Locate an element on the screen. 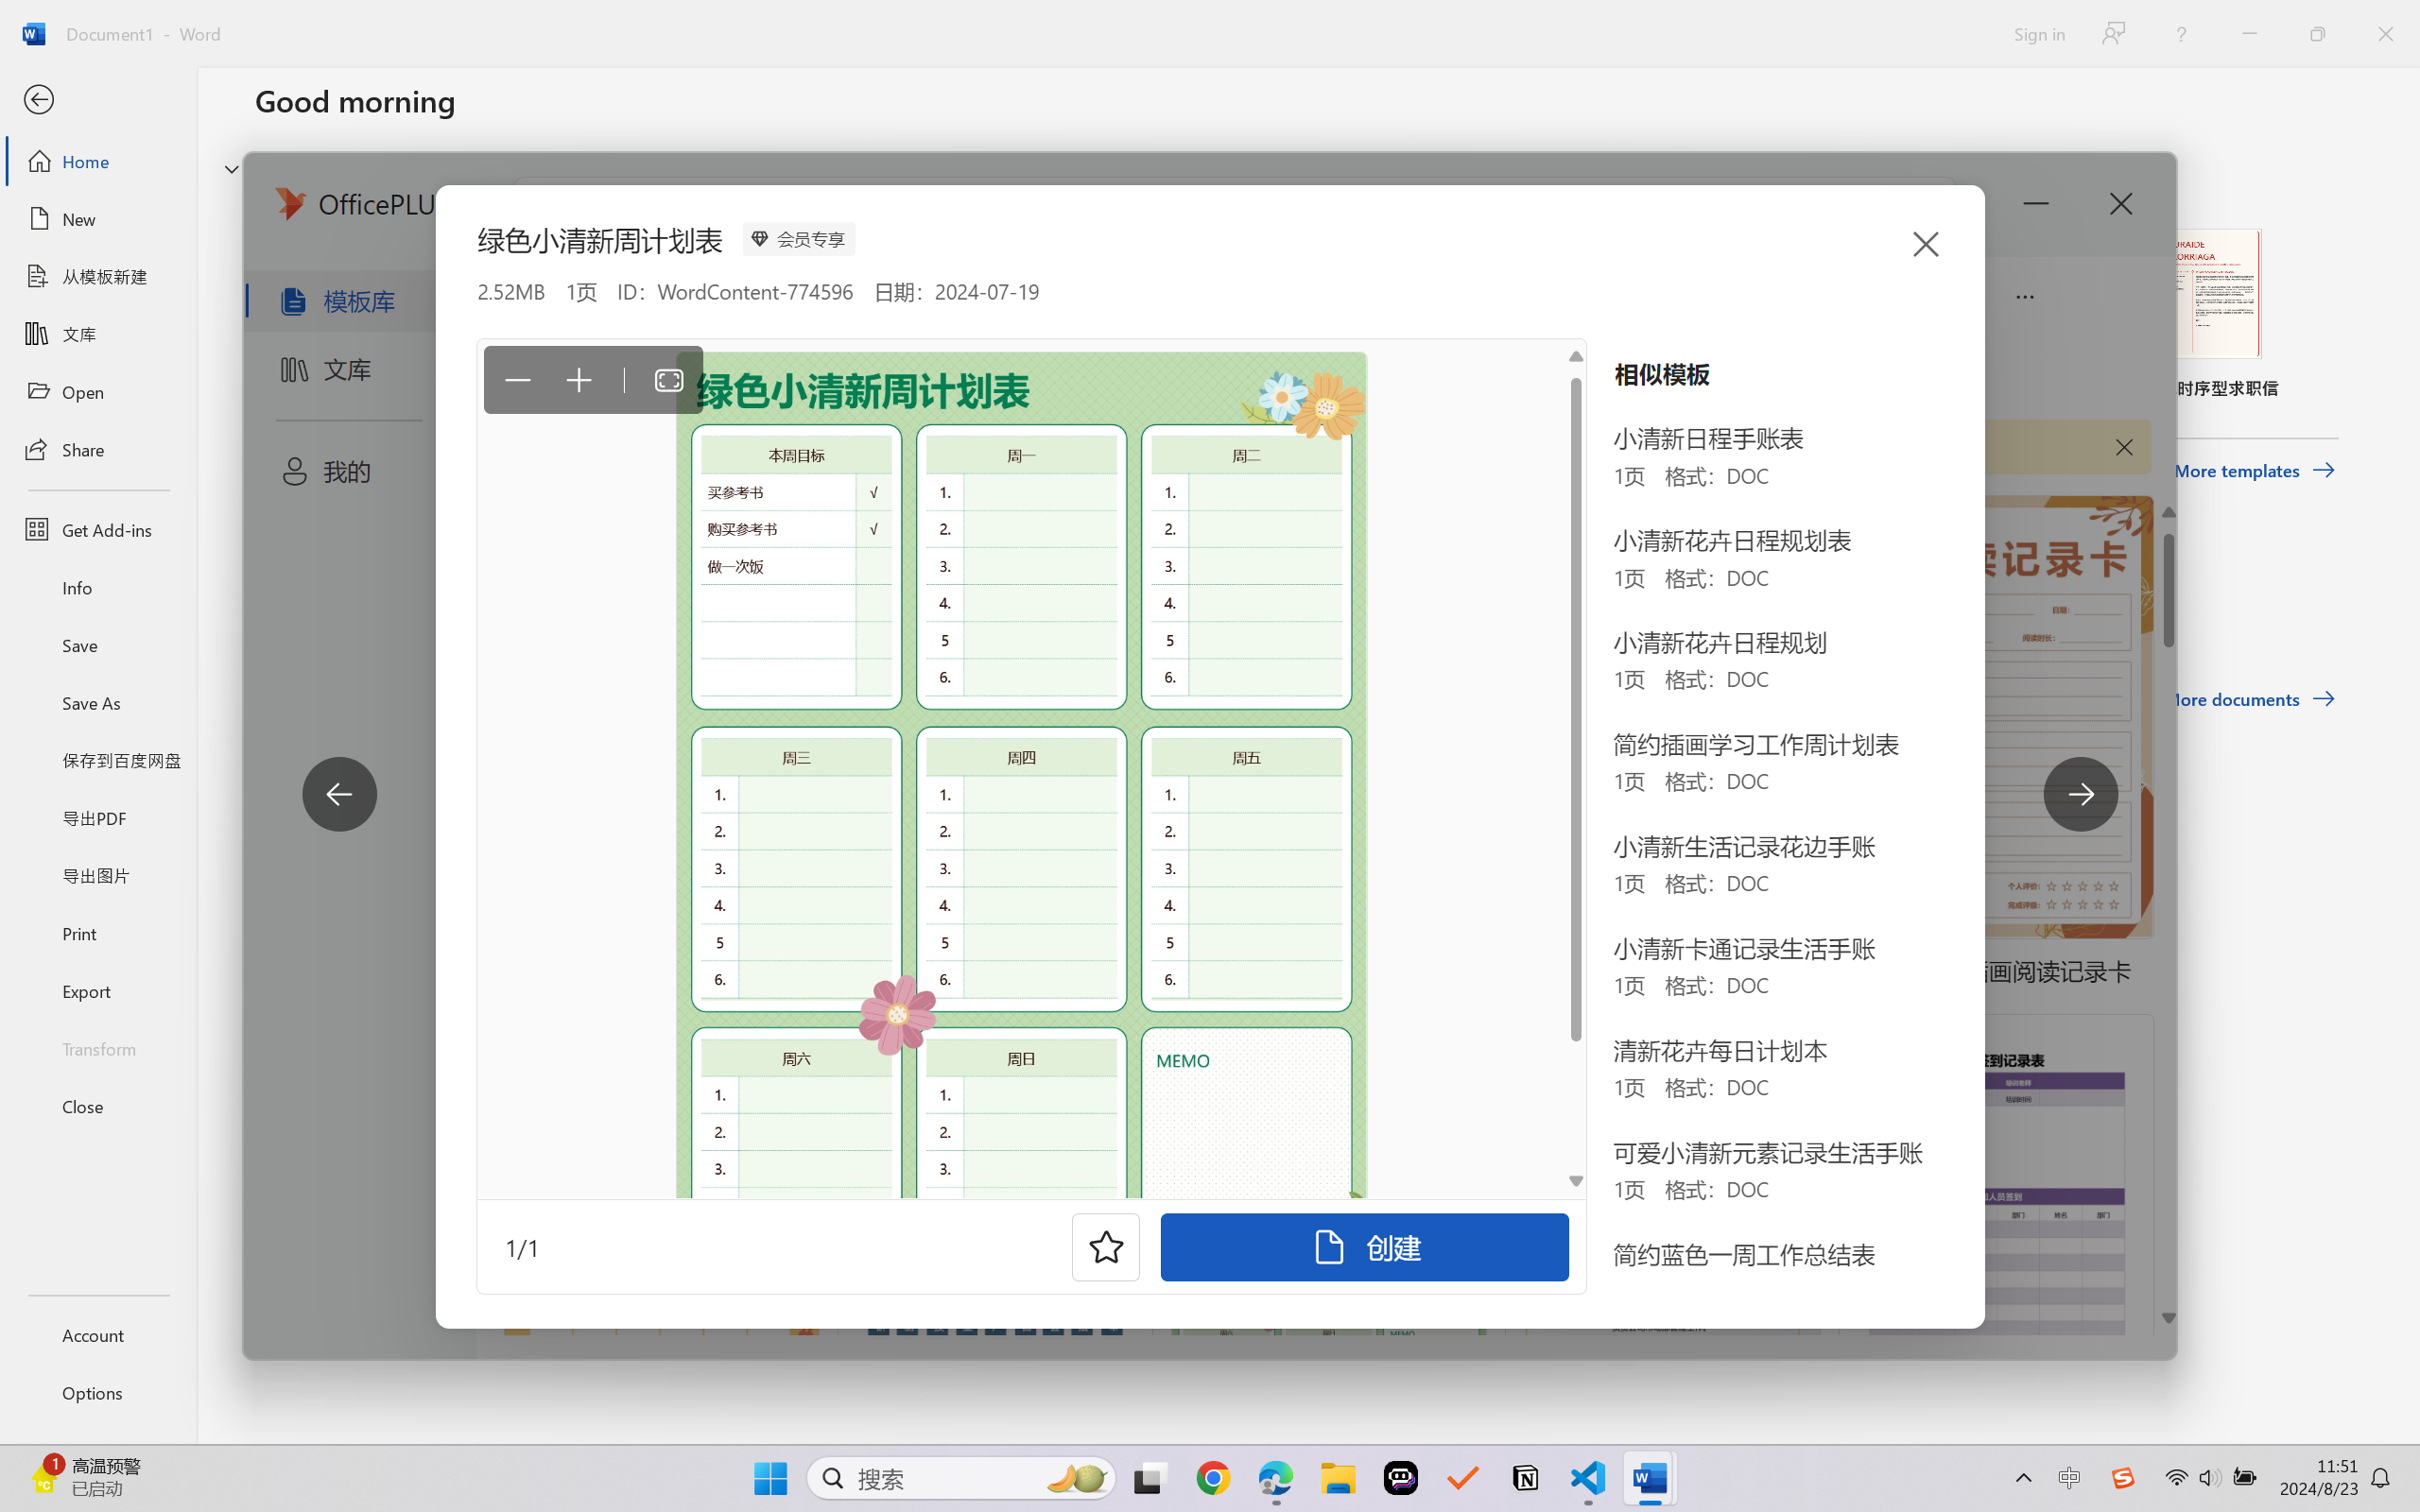 Image resolution: width=2420 pixels, height=1512 pixels. 'Sign in' is located at coordinates (2037, 33).